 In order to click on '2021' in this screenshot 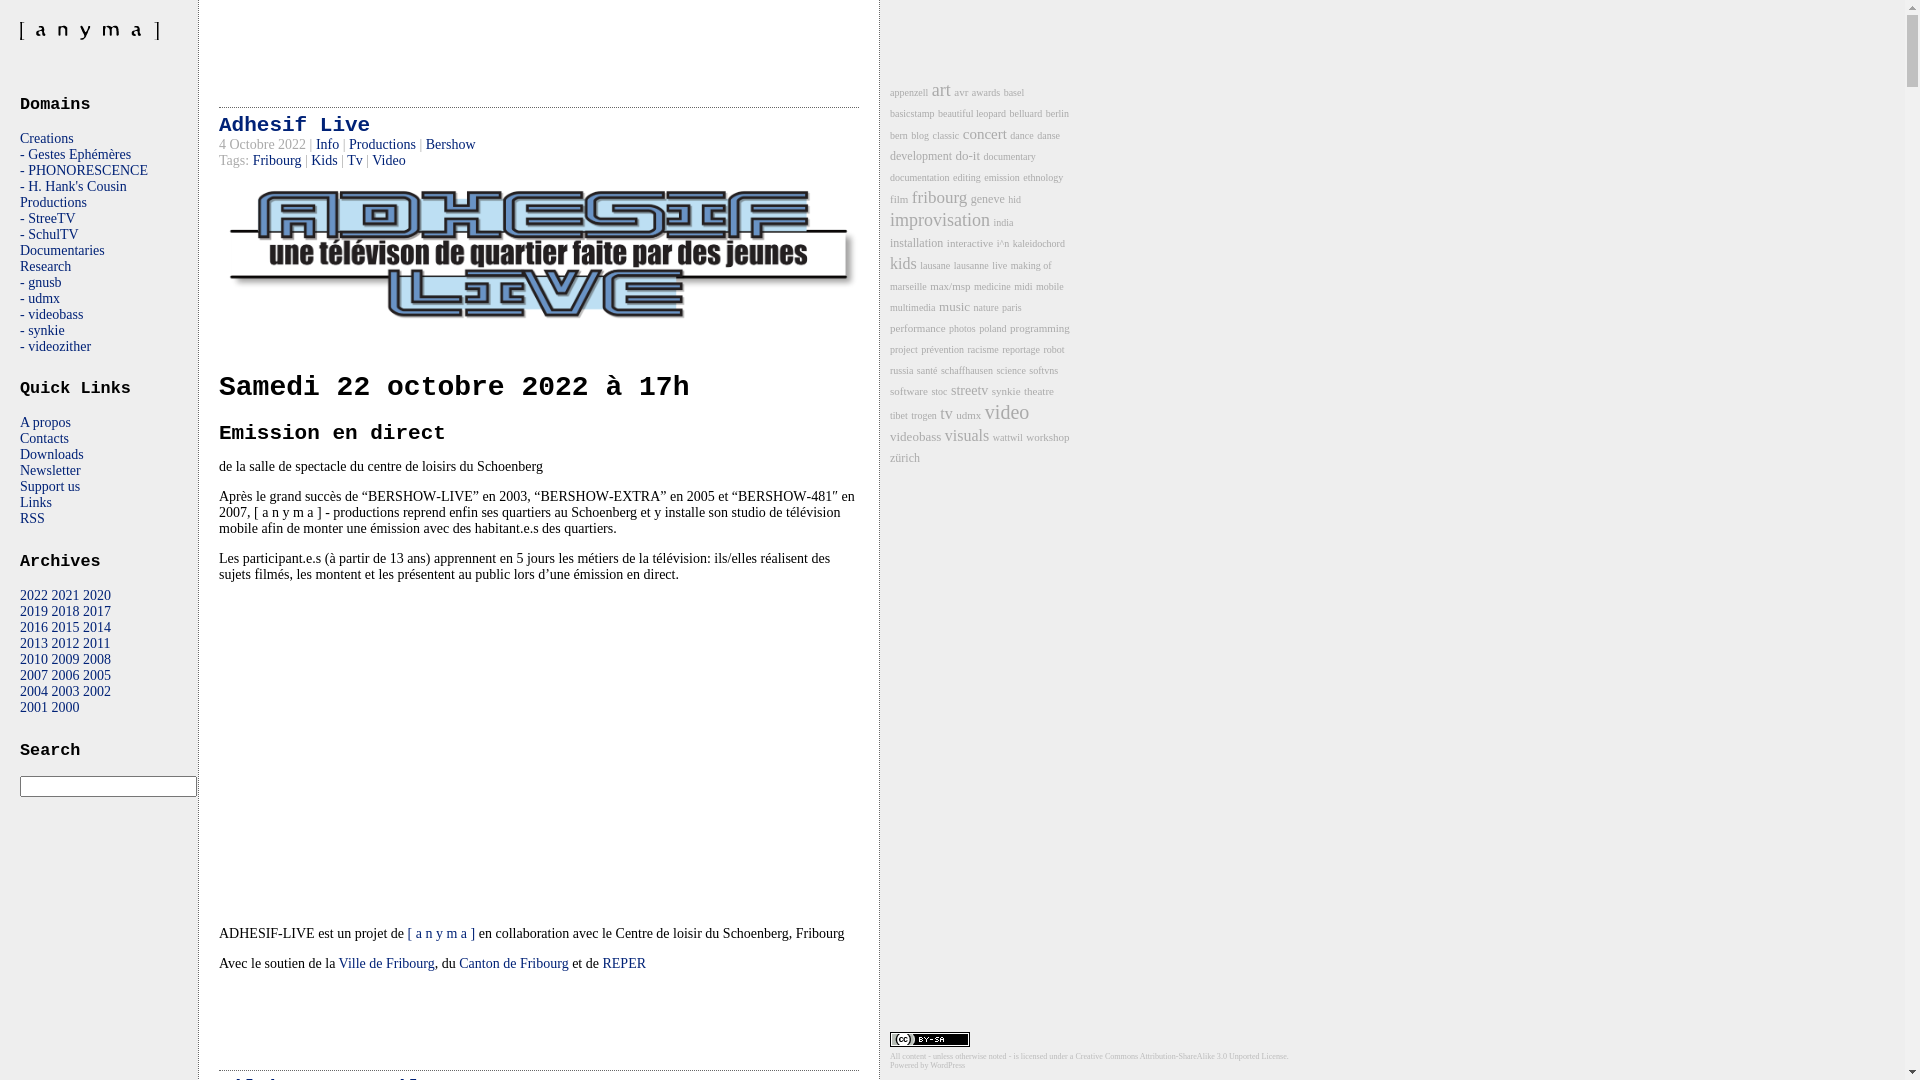, I will do `click(66, 594)`.